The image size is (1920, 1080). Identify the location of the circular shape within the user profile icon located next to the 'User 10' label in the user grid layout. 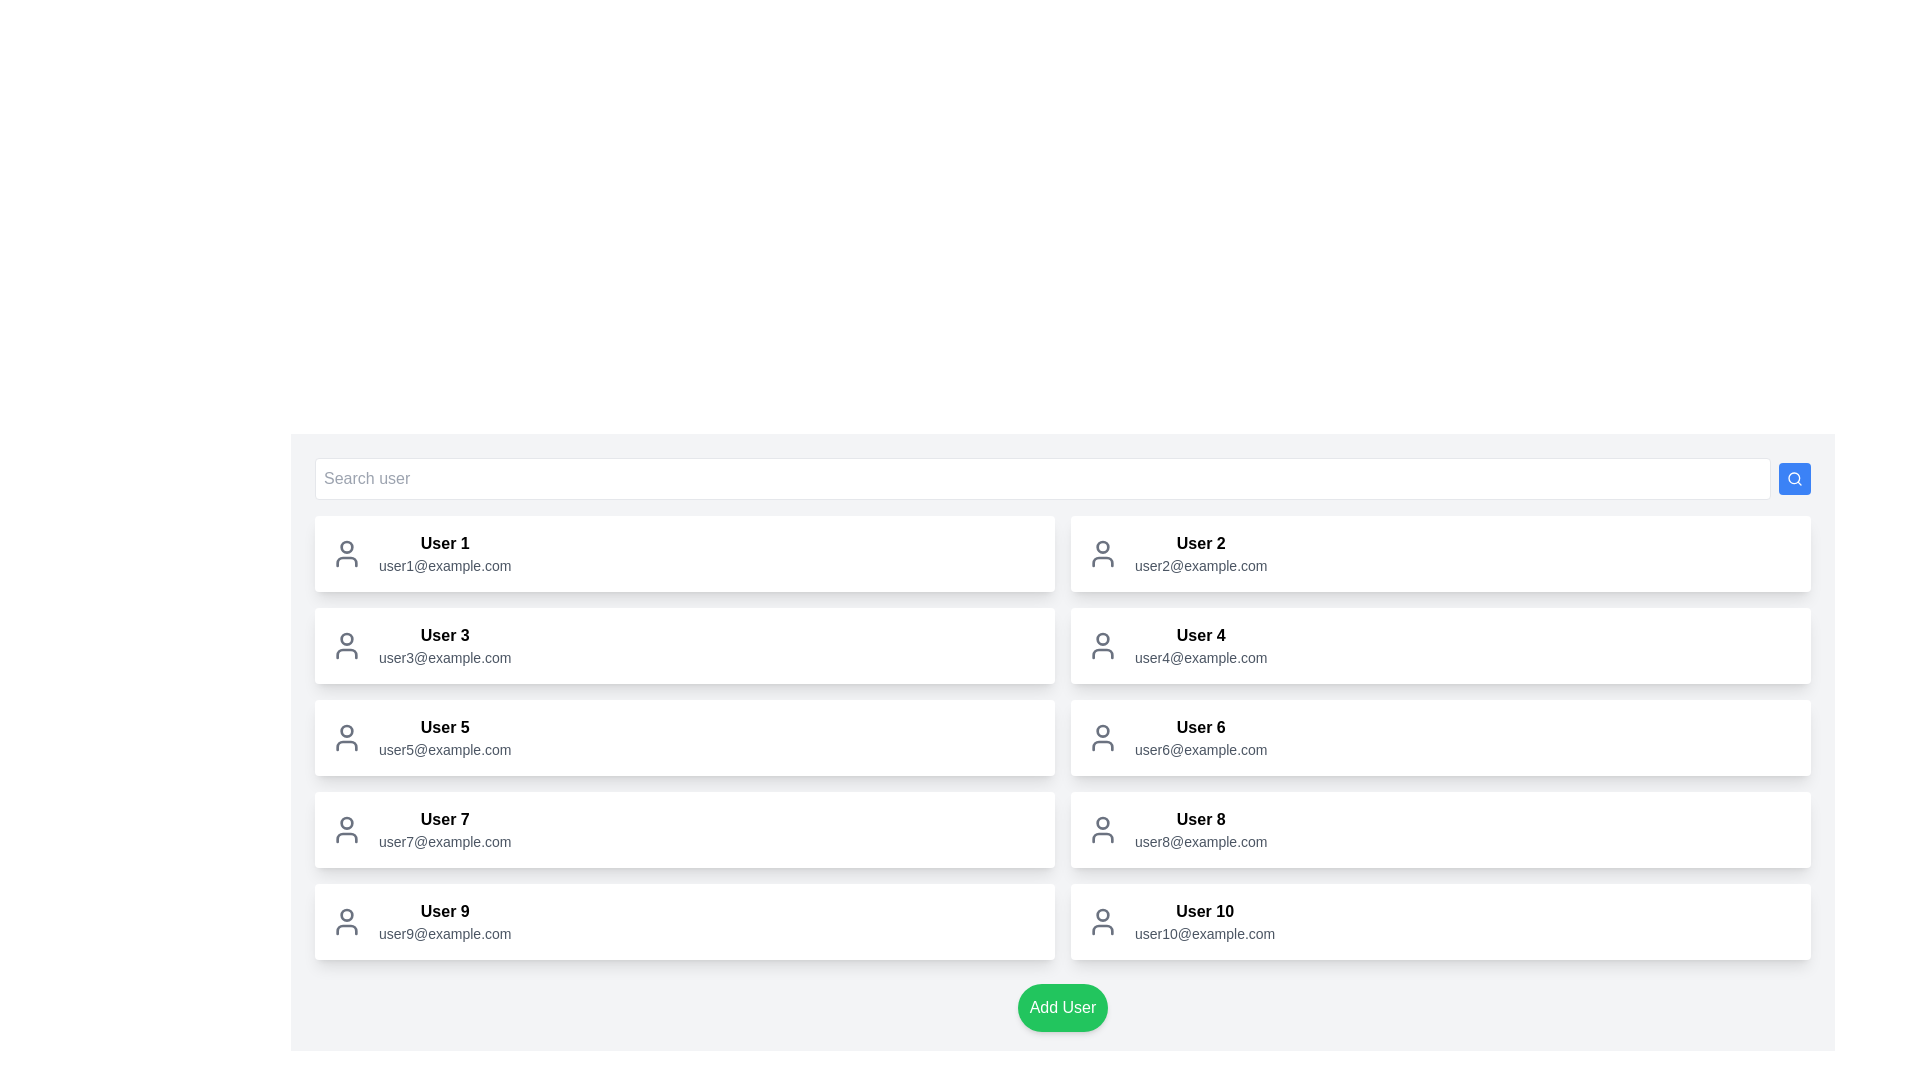
(1102, 914).